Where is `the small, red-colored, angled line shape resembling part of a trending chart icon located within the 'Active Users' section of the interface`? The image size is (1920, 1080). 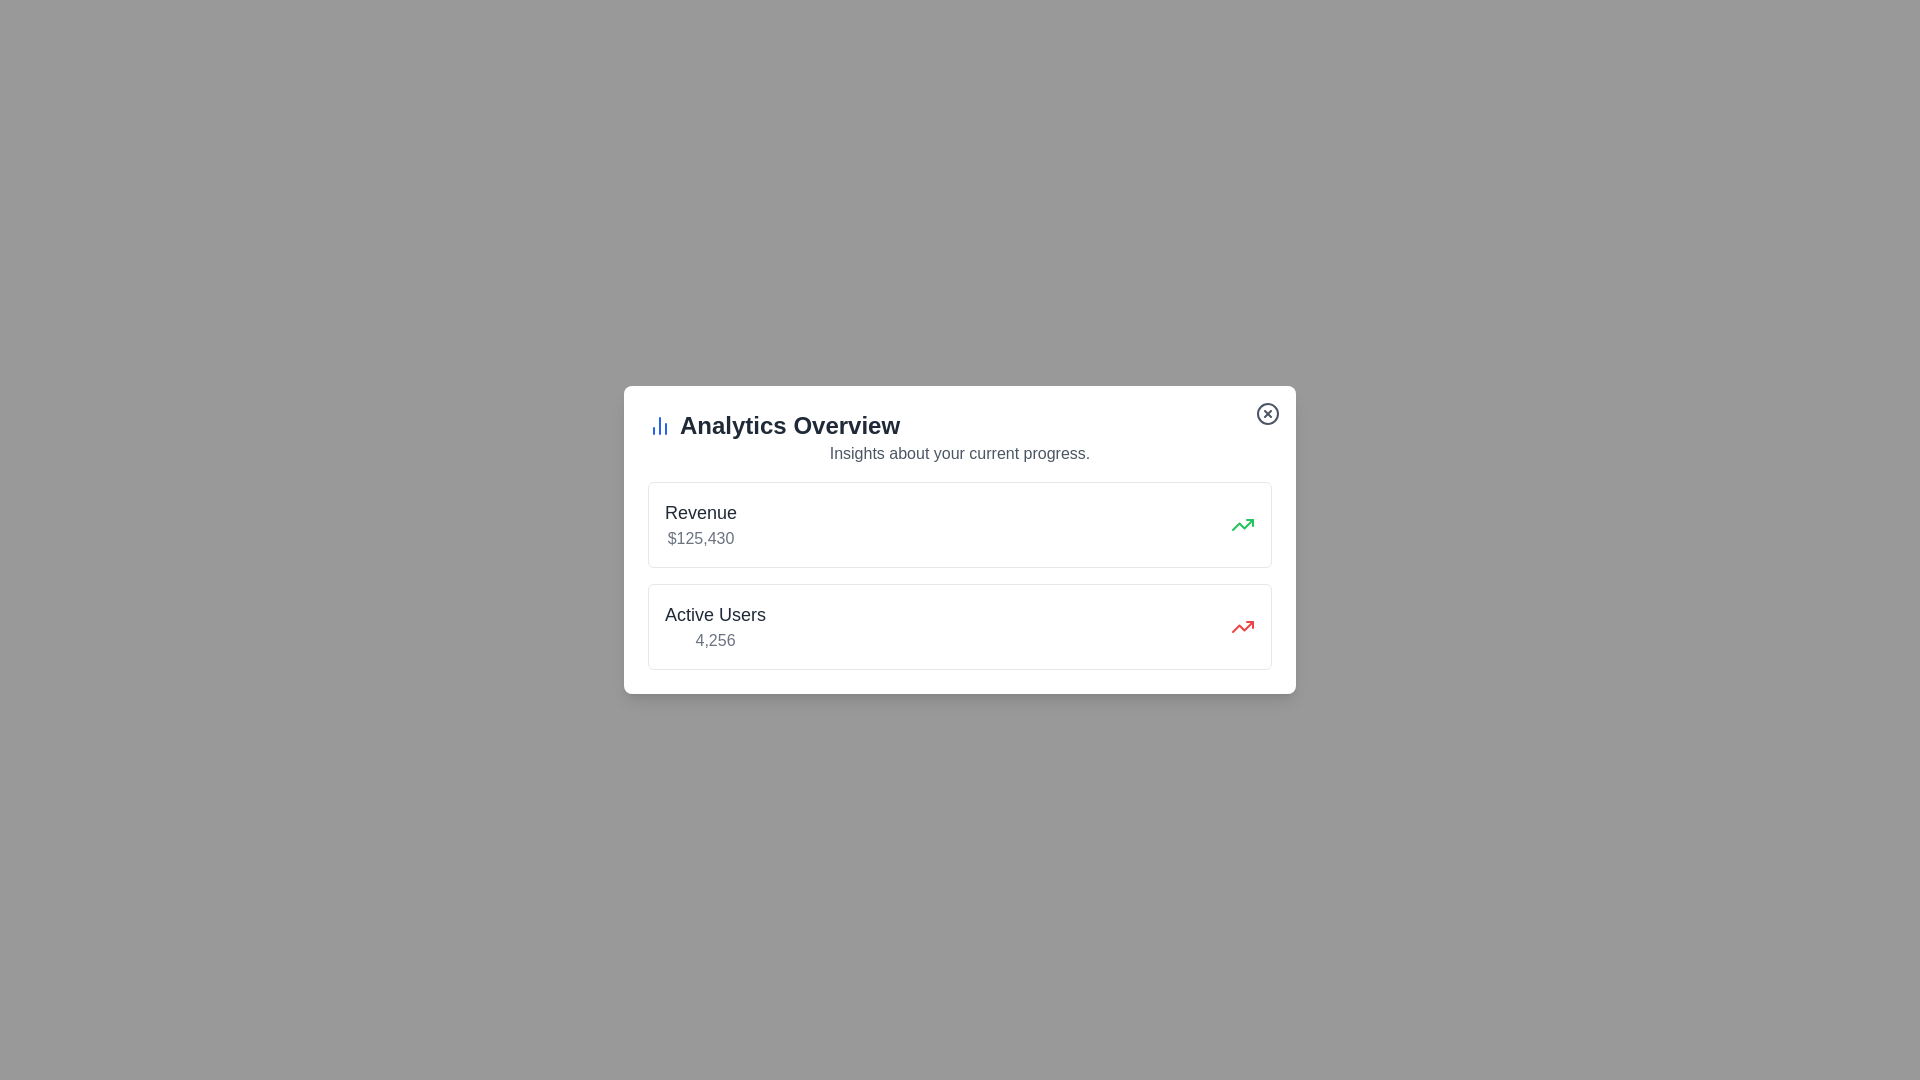 the small, red-colored, angled line shape resembling part of a trending chart icon located within the 'Active Users' section of the interface is located at coordinates (1242, 626).